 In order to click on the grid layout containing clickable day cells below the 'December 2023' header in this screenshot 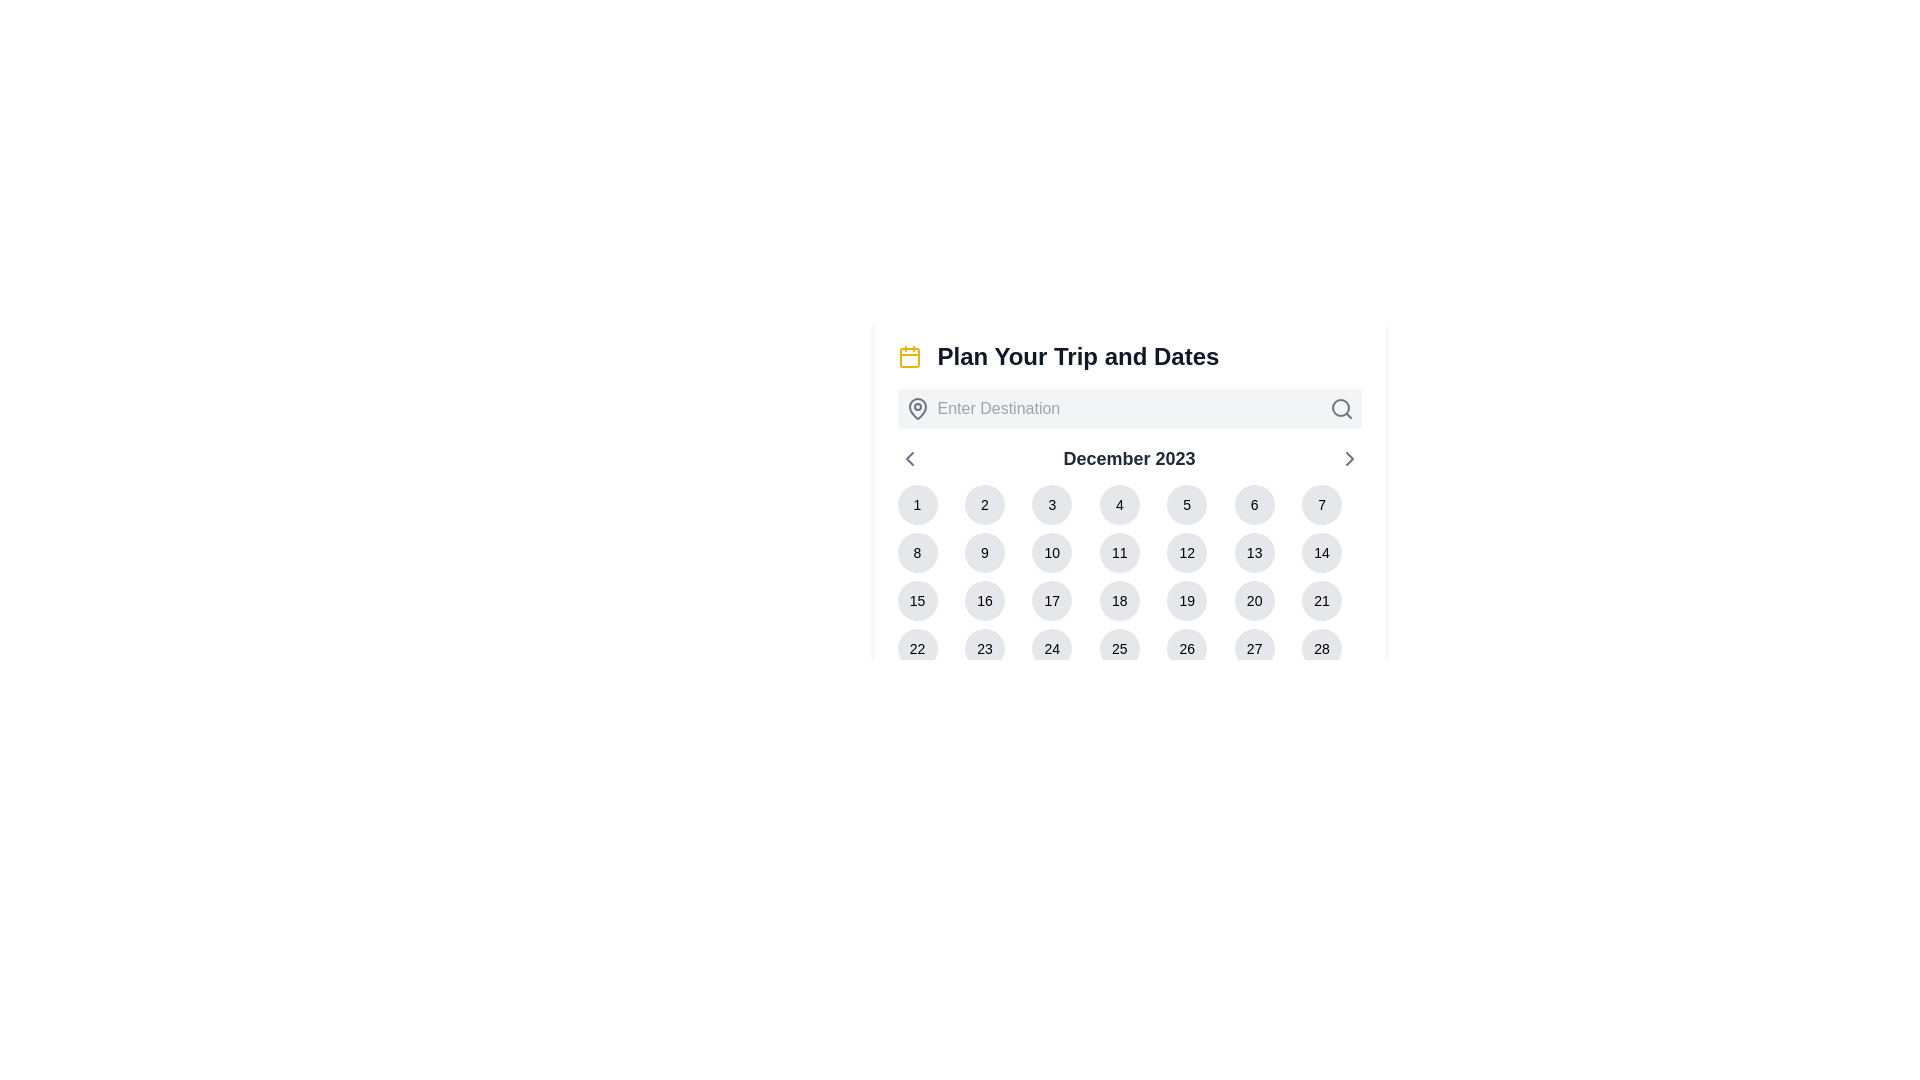, I will do `click(1129, 600)`.